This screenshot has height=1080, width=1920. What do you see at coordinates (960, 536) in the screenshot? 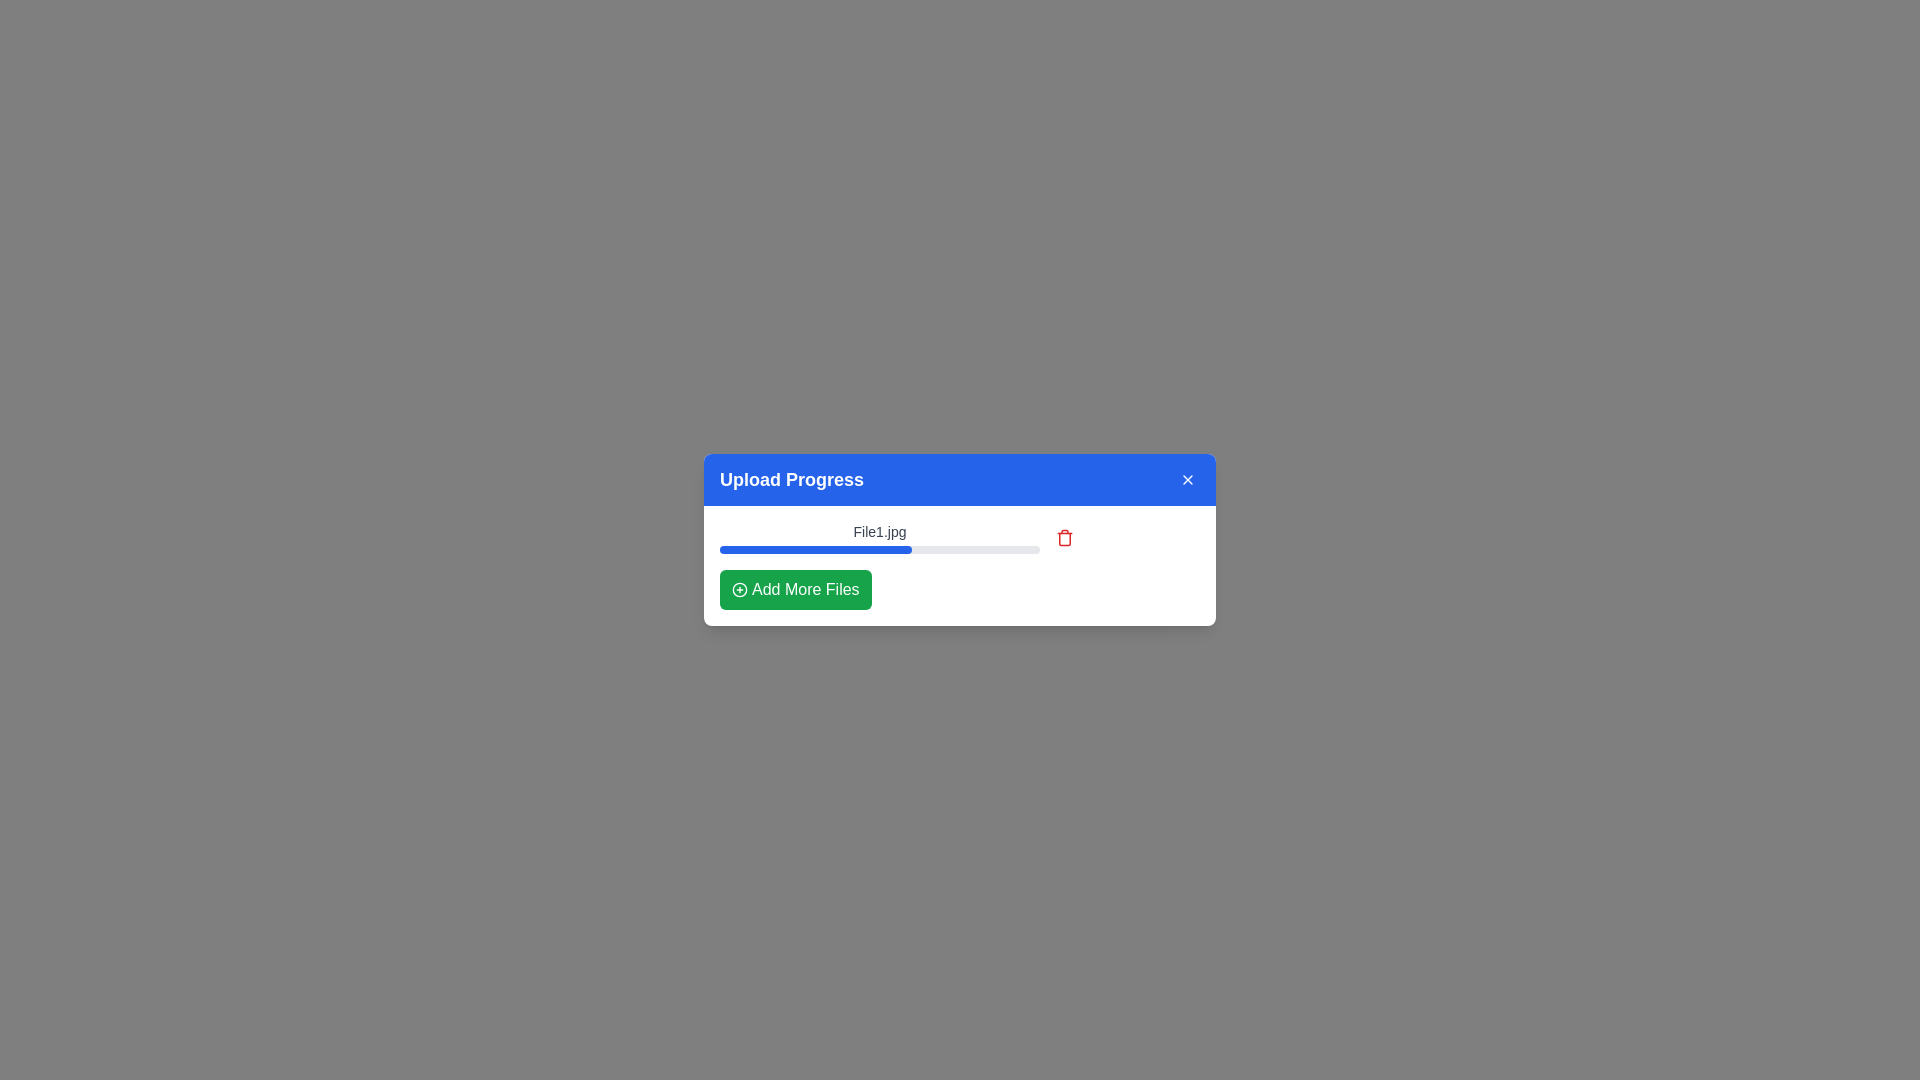
I see `the progress status of the upload progress bar for 'File1.jpg' located below the 'Upload Progress' header and above the 'Add More Files' button` at bounding box center [960, 536].